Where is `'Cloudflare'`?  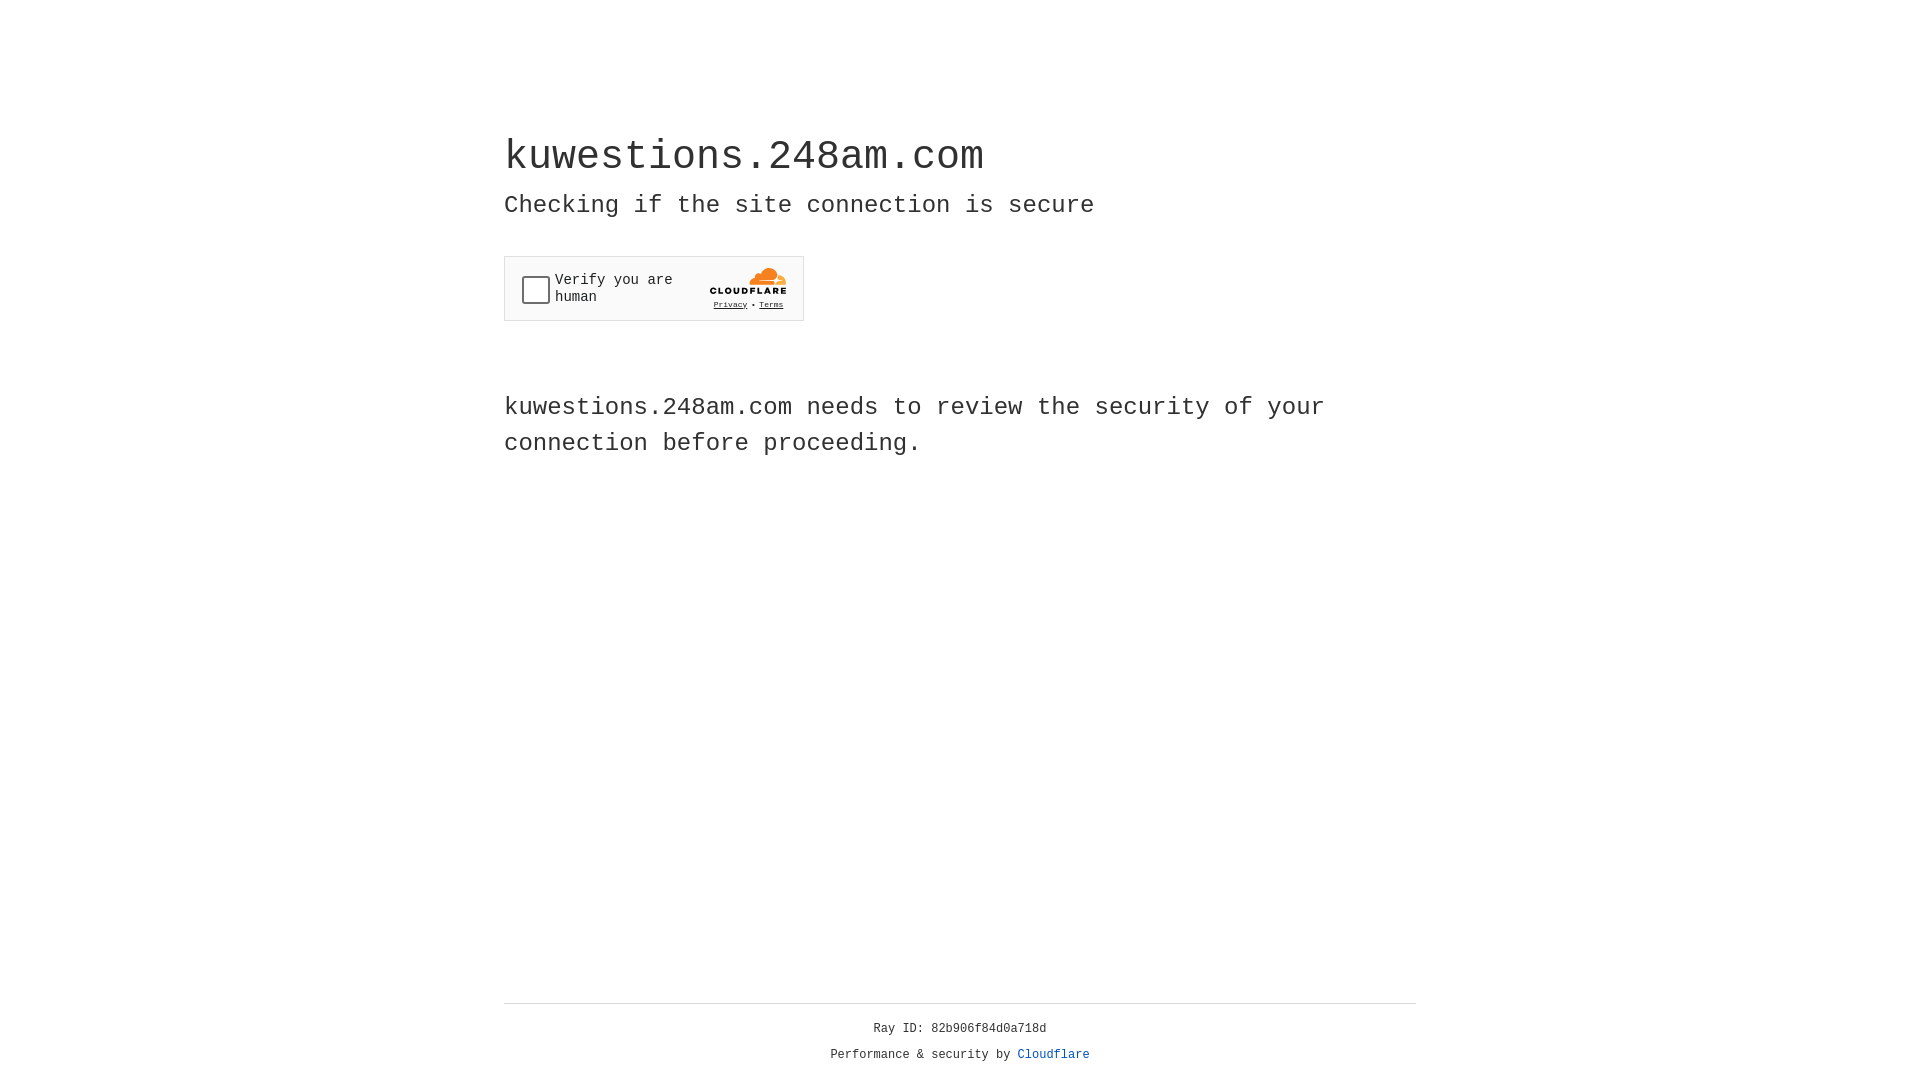
'Cloudflare' is located at coordinates (1053, 1054).